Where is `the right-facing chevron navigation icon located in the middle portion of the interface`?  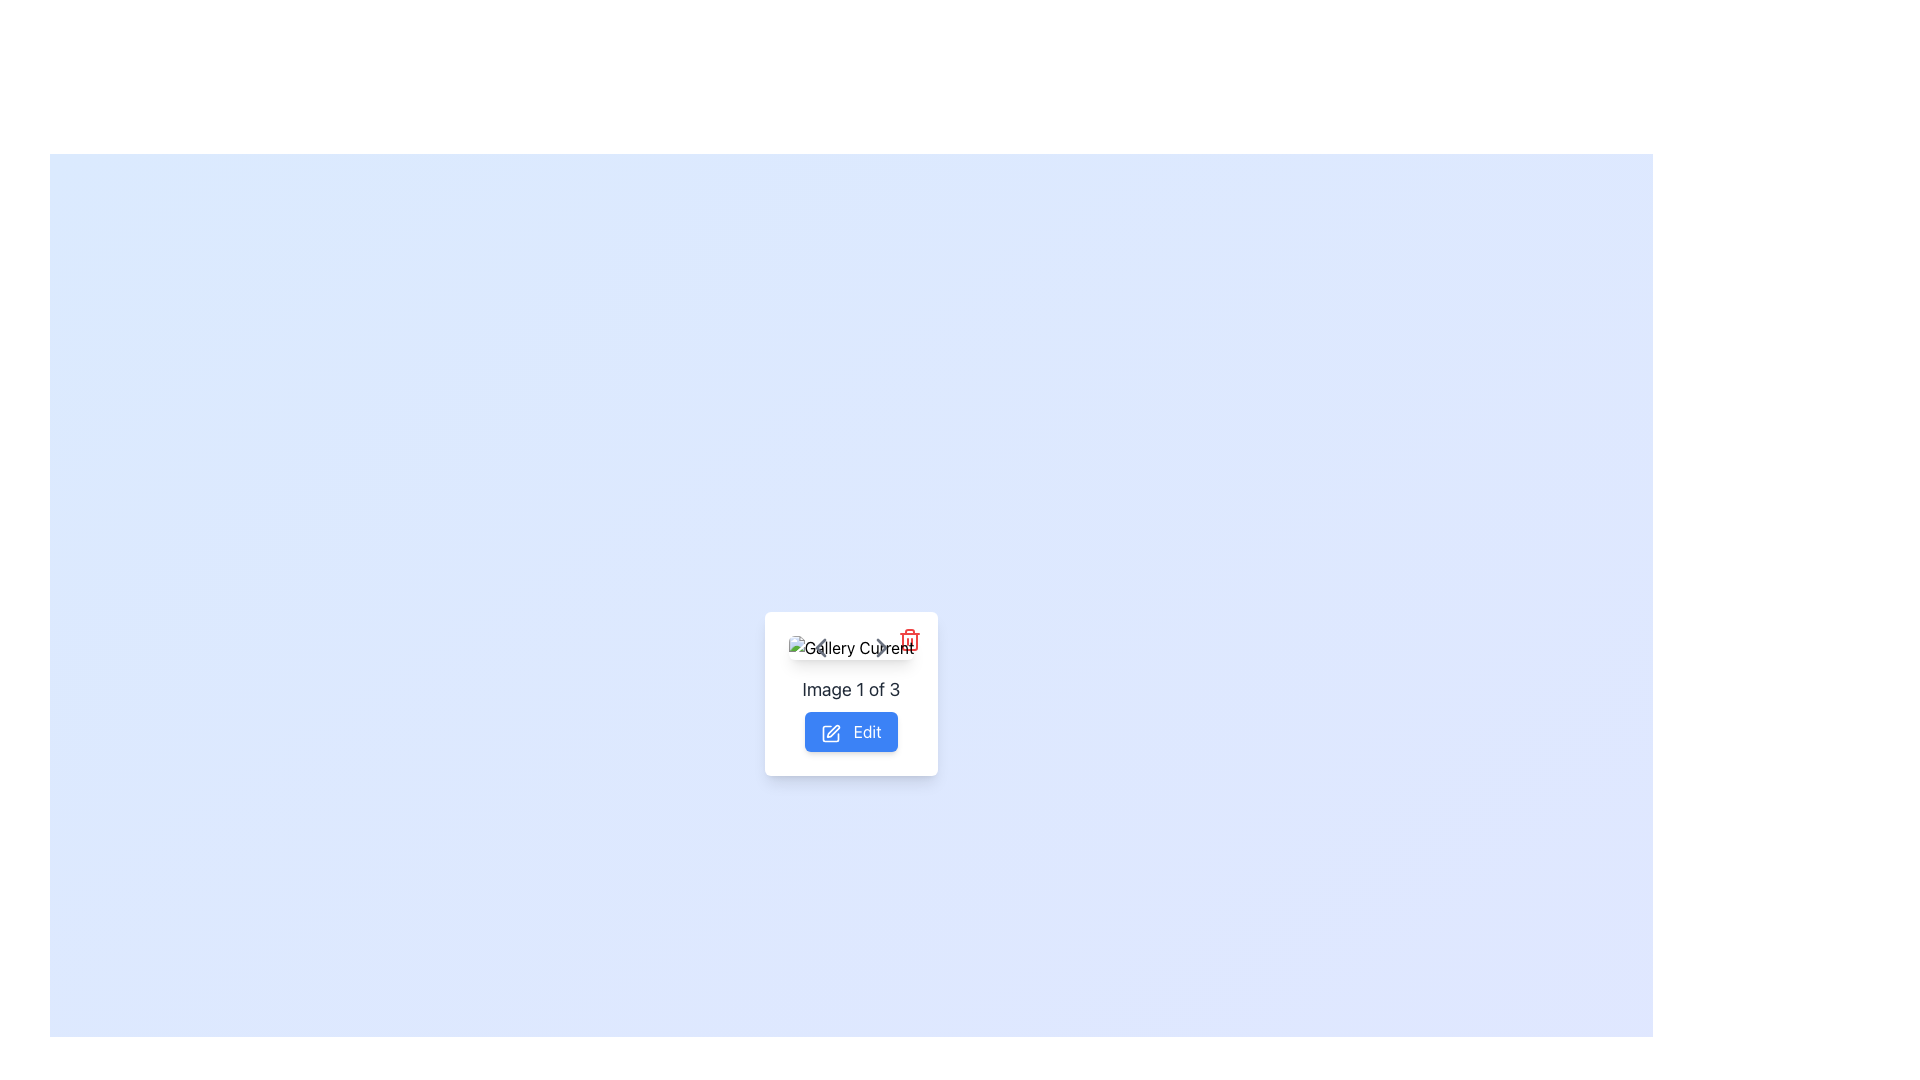 the right-facing chevron navigation icon located in the middle portion of the interface is located at coordinates (881, 648).